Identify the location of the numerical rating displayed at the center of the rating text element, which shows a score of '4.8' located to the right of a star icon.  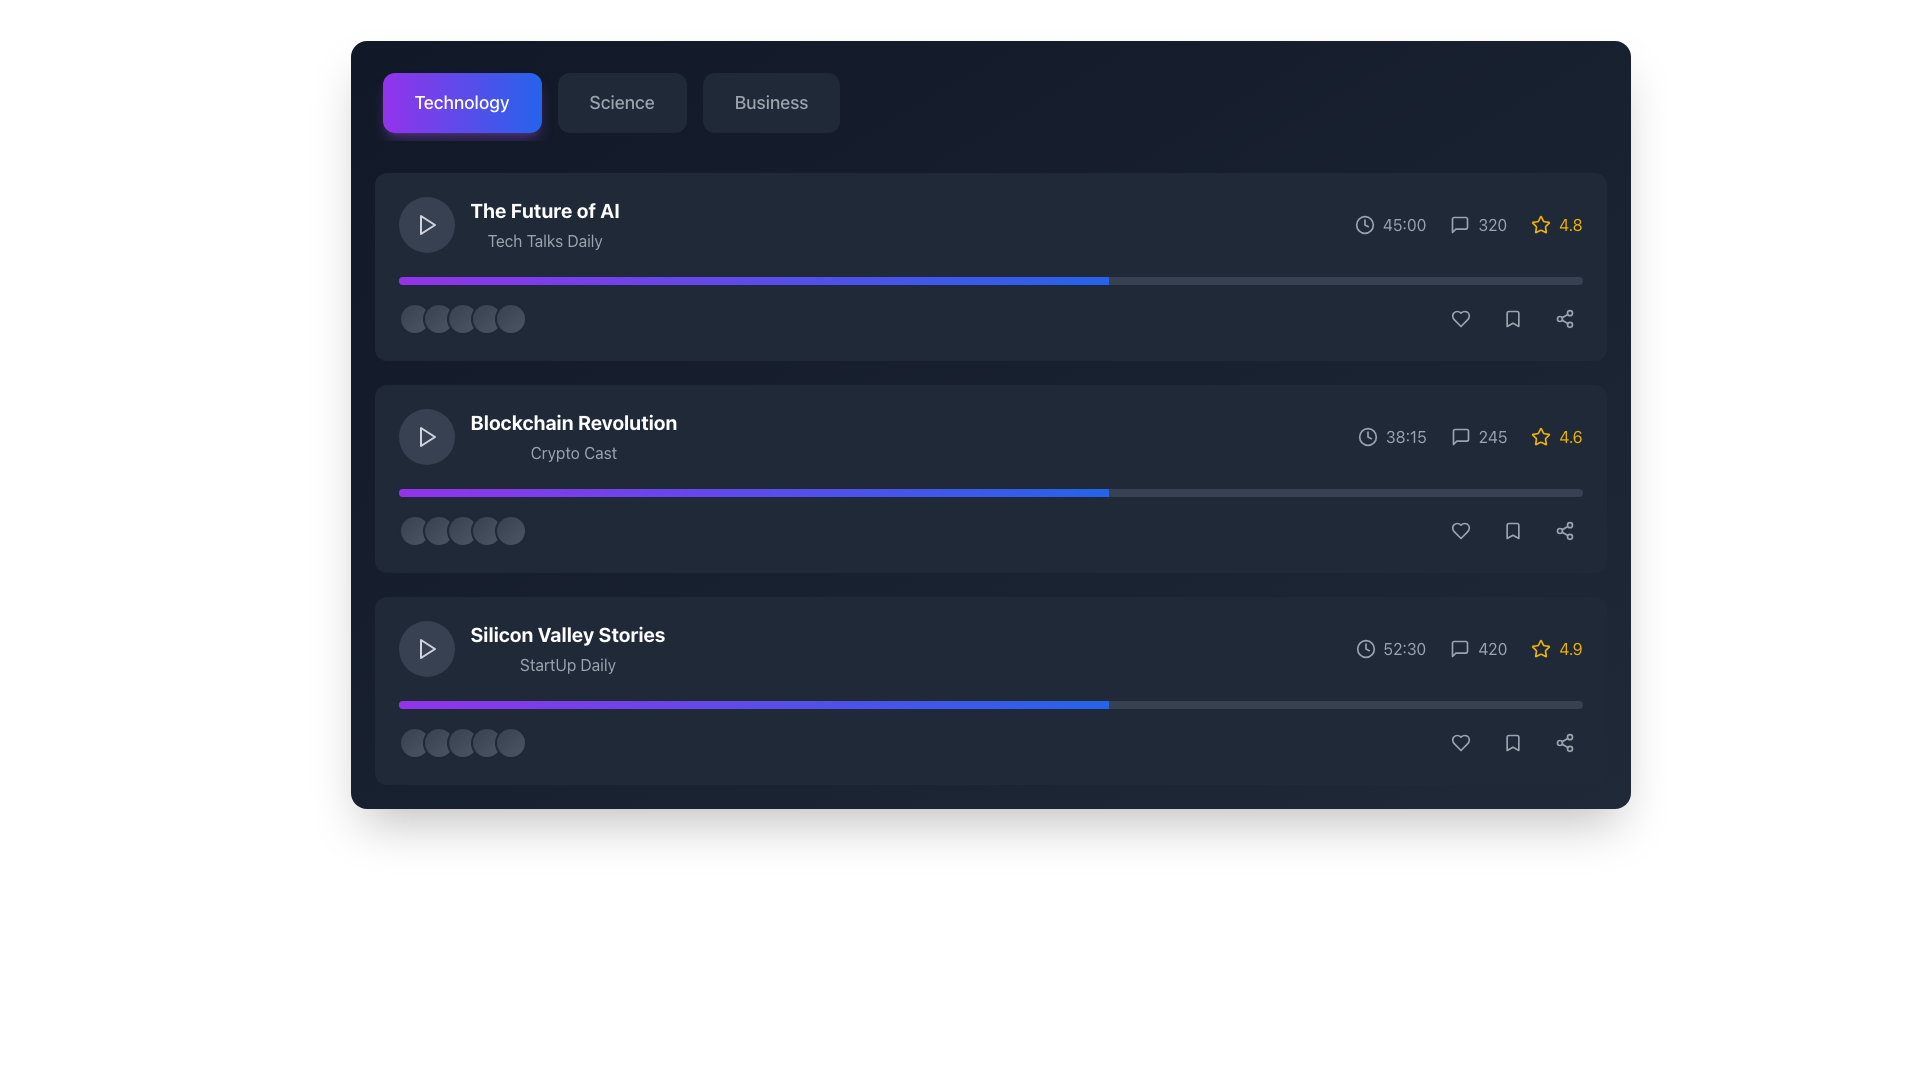
(1569, 224).